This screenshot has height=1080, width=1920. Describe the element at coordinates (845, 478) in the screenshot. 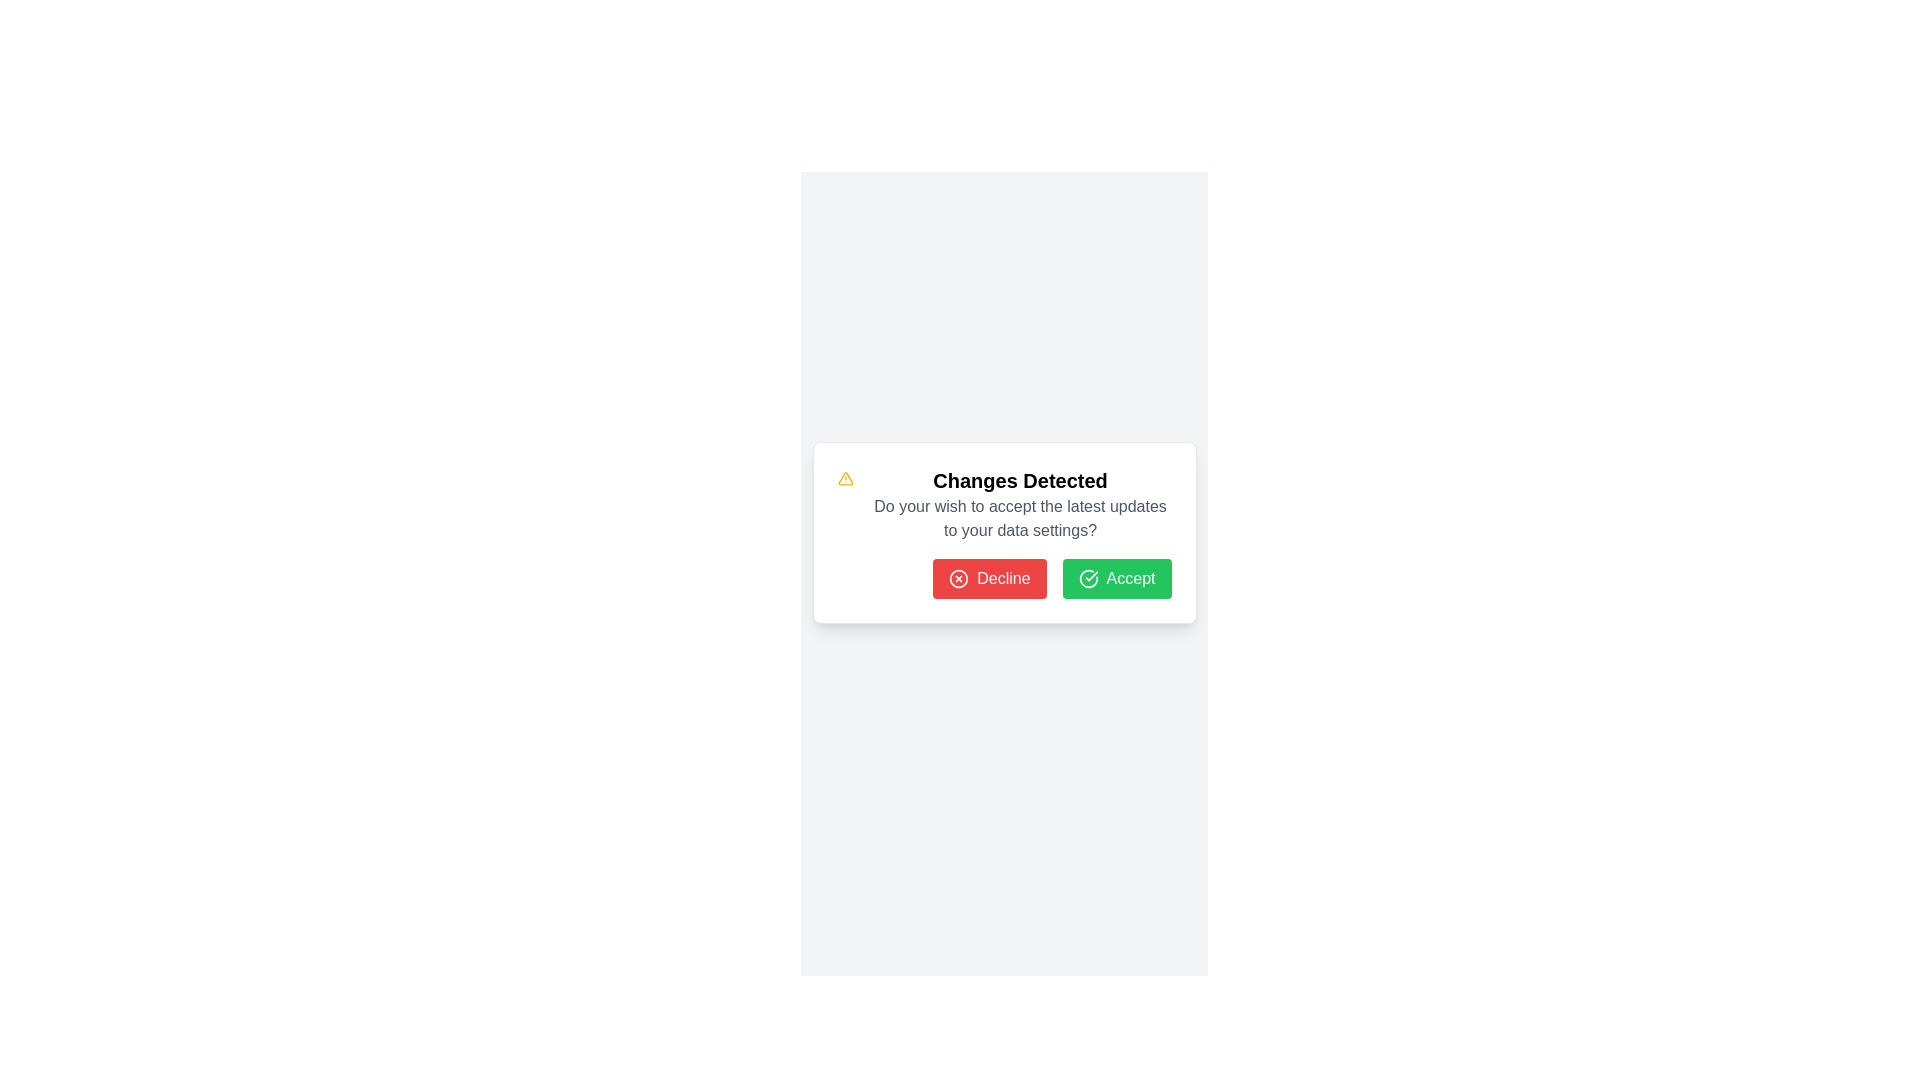

I see `the warning icon located at the top left of the modal box titled 'Changes Detected'` at that location.